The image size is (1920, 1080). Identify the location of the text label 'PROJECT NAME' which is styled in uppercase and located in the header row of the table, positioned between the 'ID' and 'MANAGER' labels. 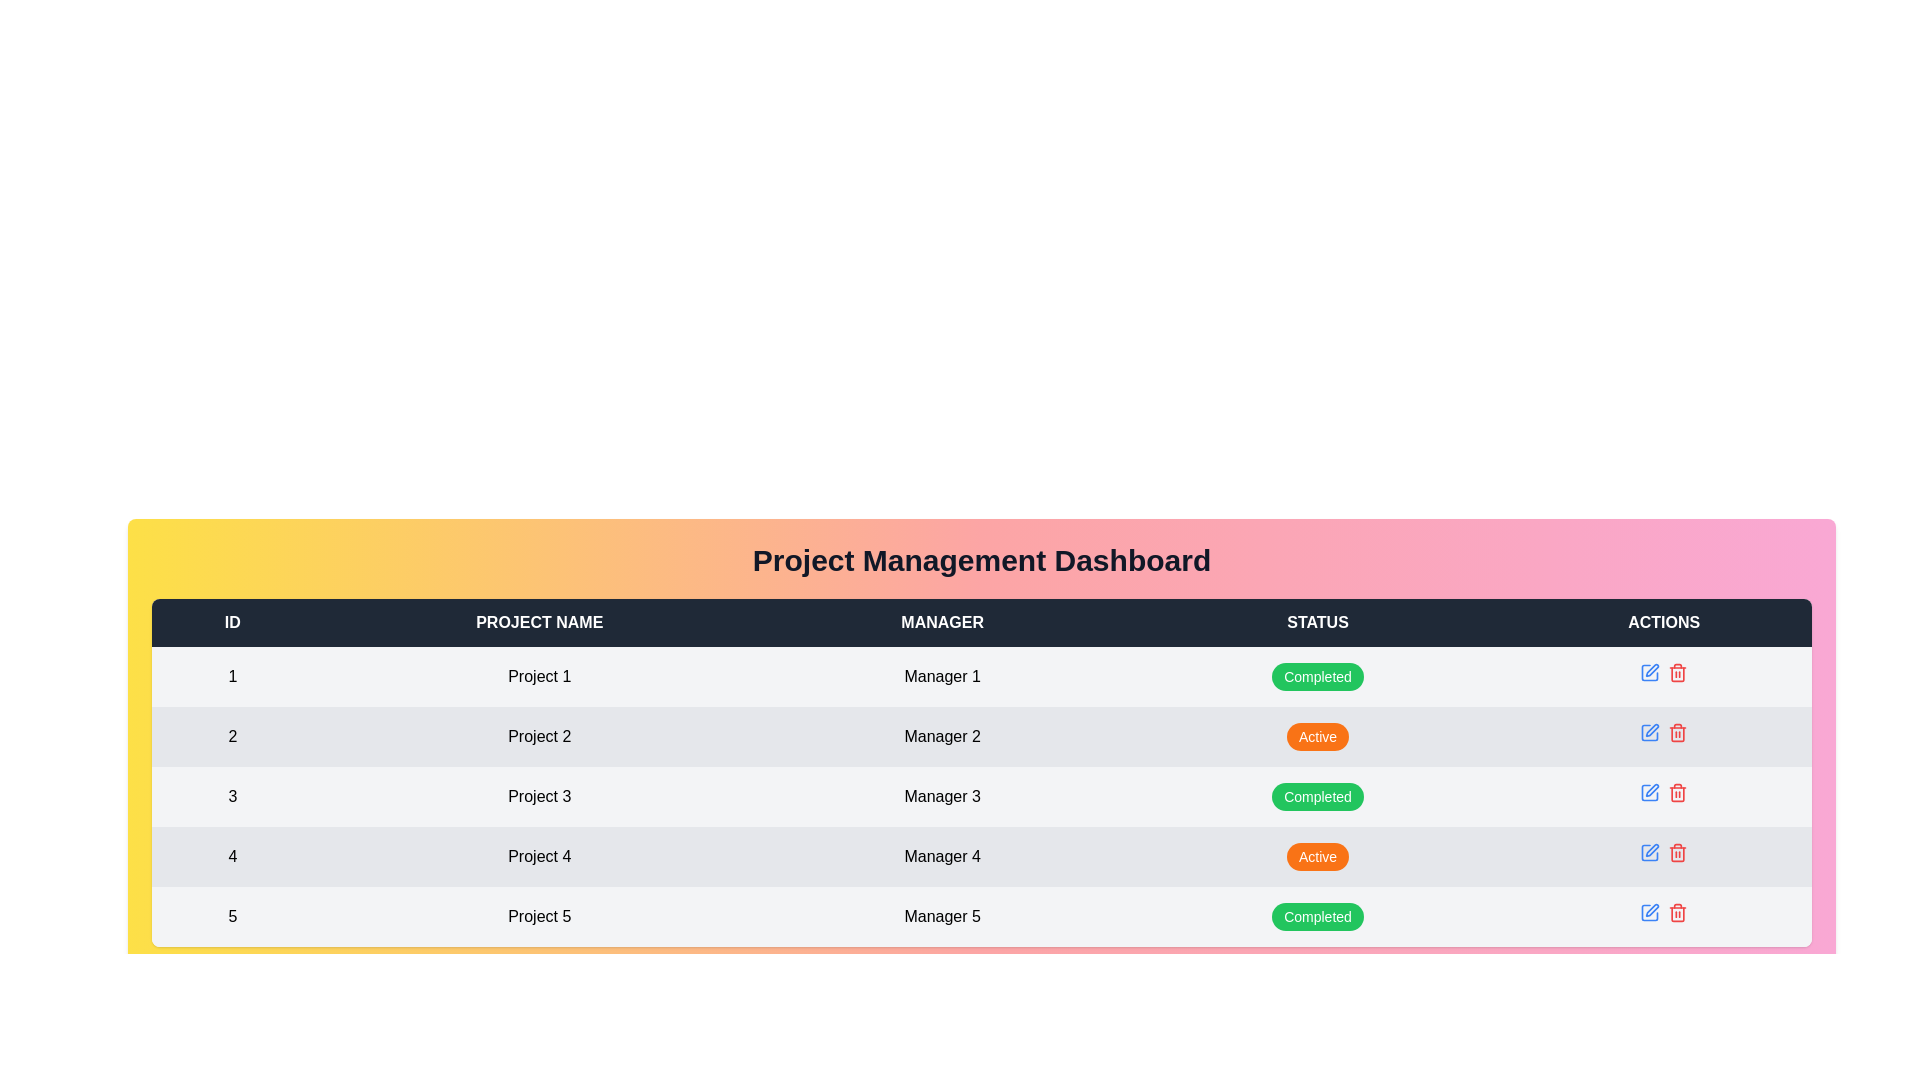
(539, 622).